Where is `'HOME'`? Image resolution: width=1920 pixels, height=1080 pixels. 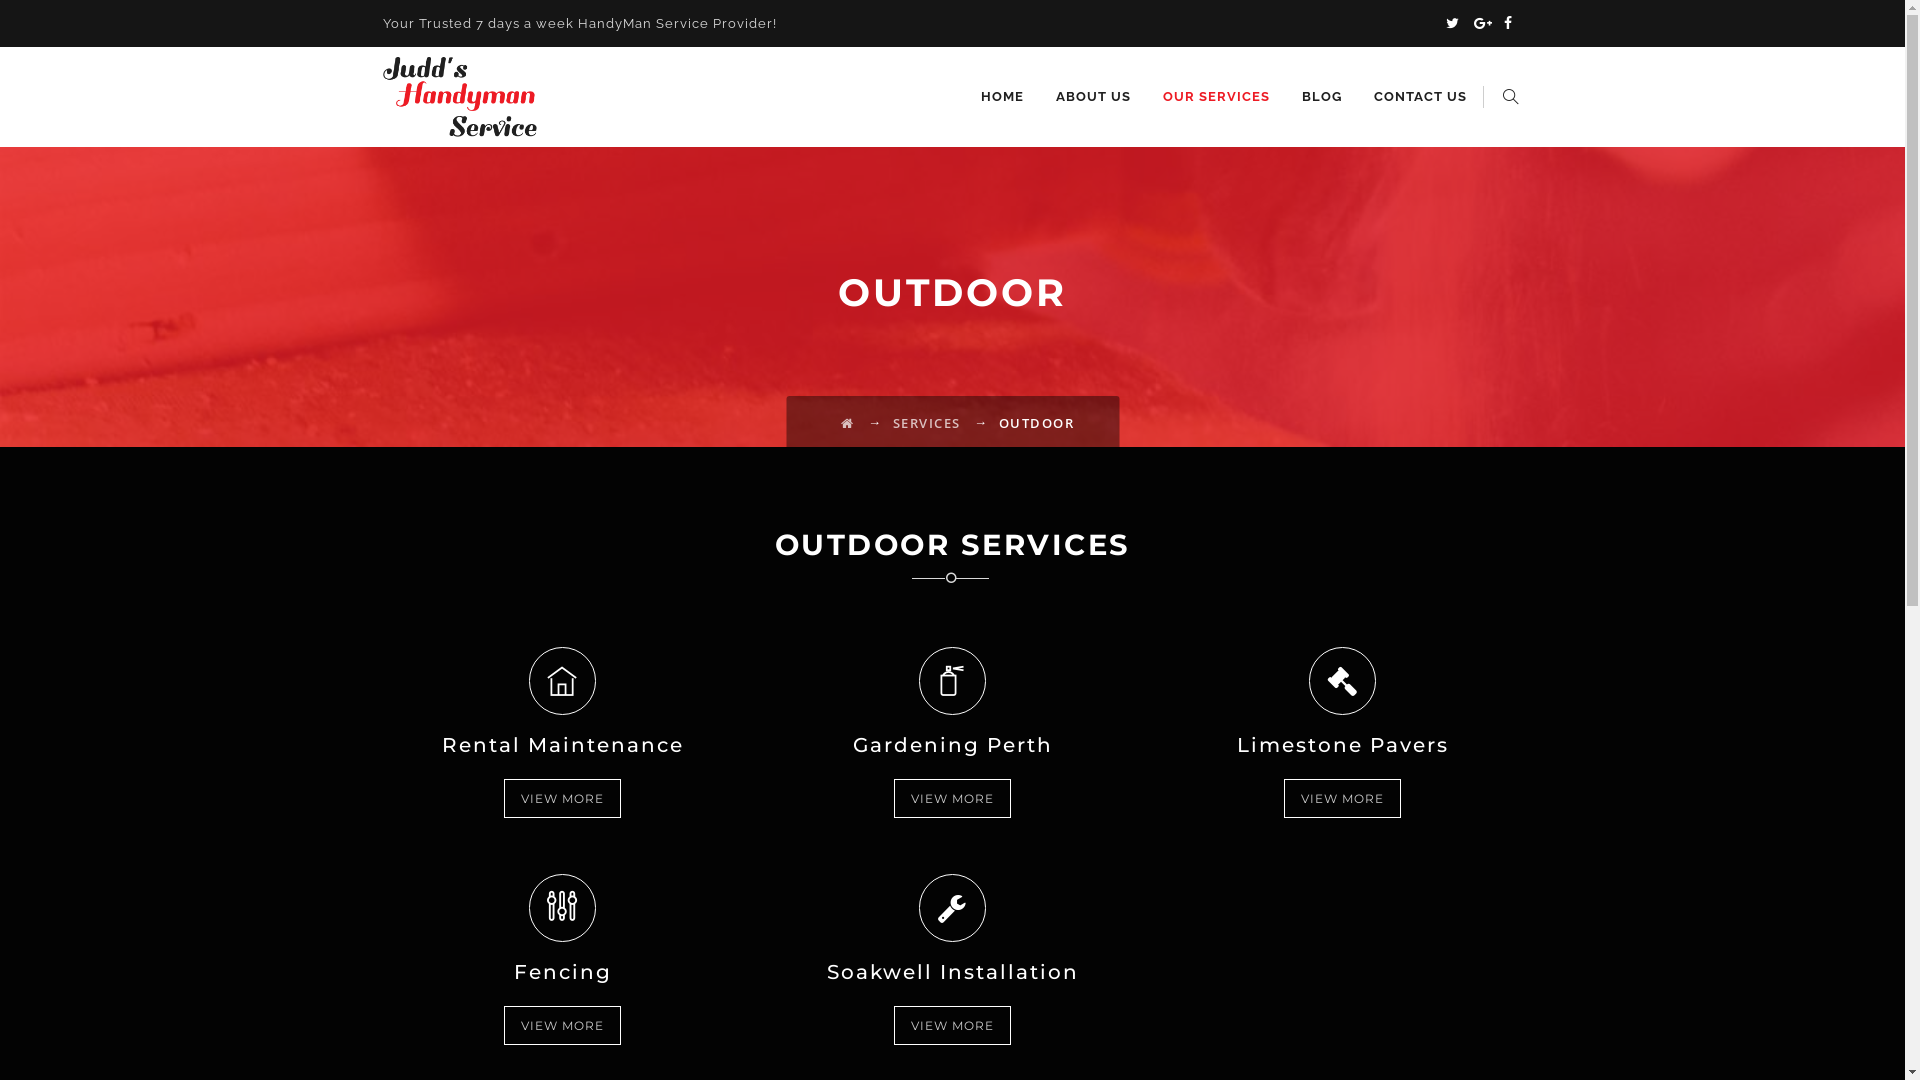
'HOME' is located at coordinates (1002, 96).